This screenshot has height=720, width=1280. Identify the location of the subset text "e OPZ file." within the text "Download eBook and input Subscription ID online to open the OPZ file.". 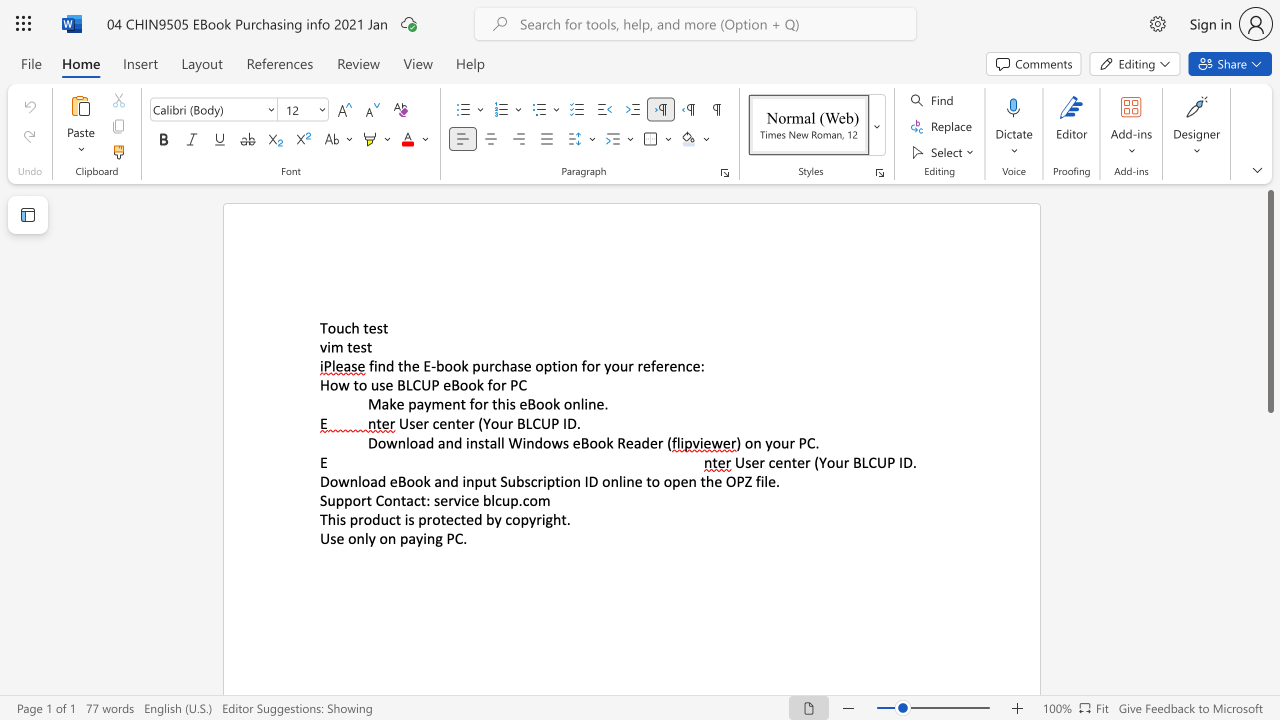
(714, 481).